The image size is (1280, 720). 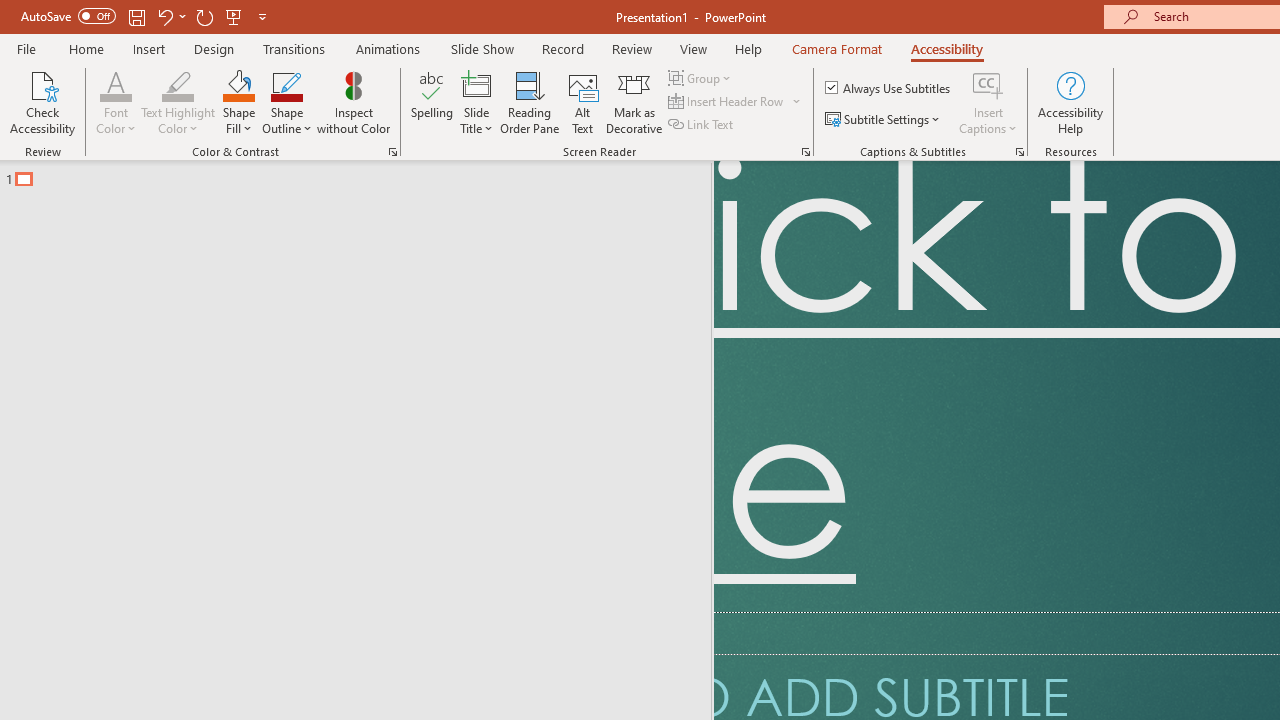 I want to click on 'Mark as Decorative', so click(x=633, y=103).